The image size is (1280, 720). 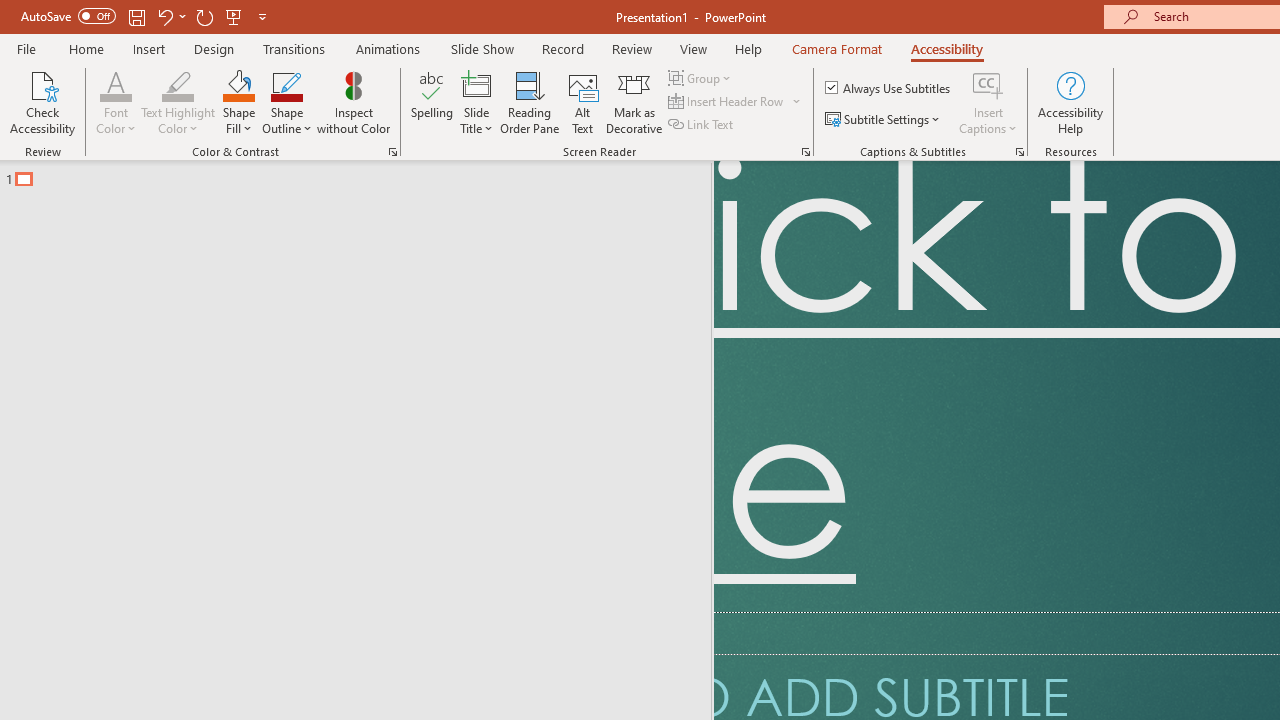 I want to click on 'Mark as Decorative', so click(x=633, y=103).